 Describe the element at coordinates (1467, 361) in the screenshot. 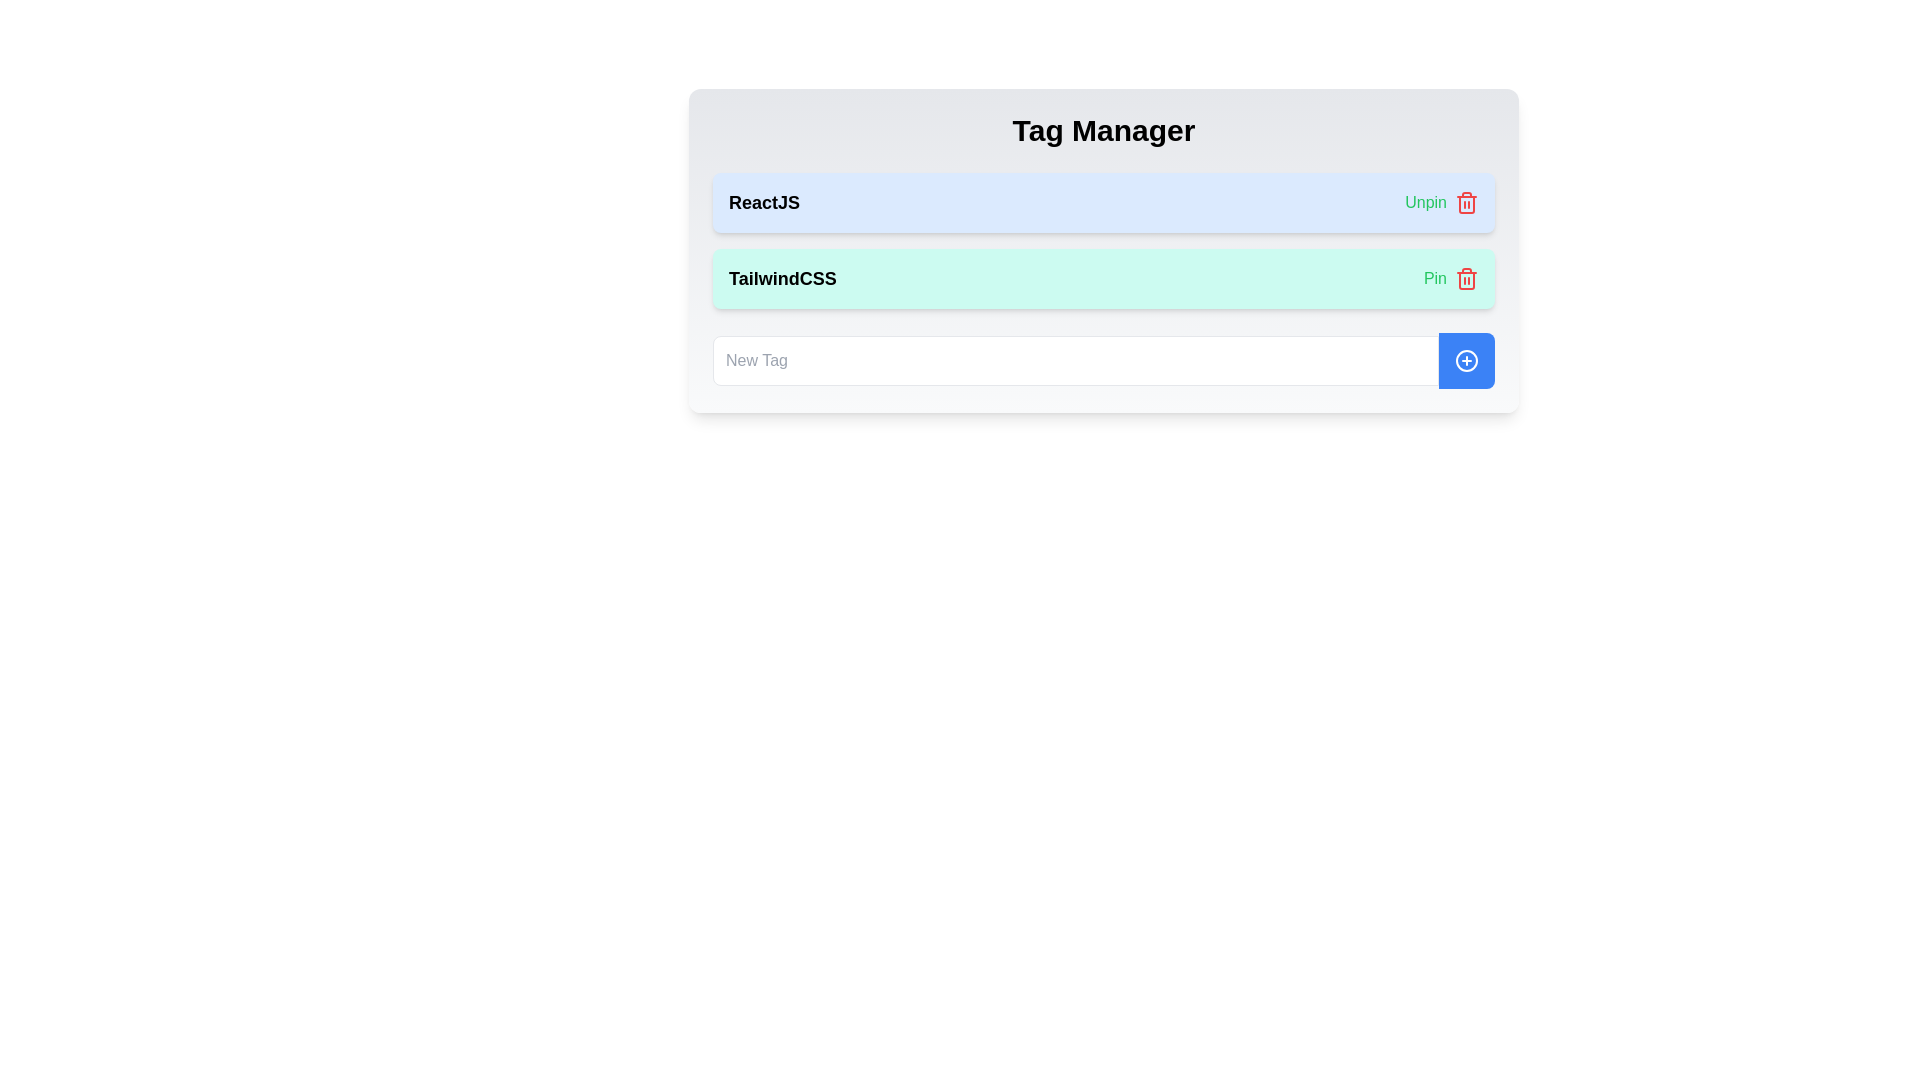

I see `the circular icon with a blue fill and a white '+' sign located in the bottom right corner of the 'New Tag' area` at that location.